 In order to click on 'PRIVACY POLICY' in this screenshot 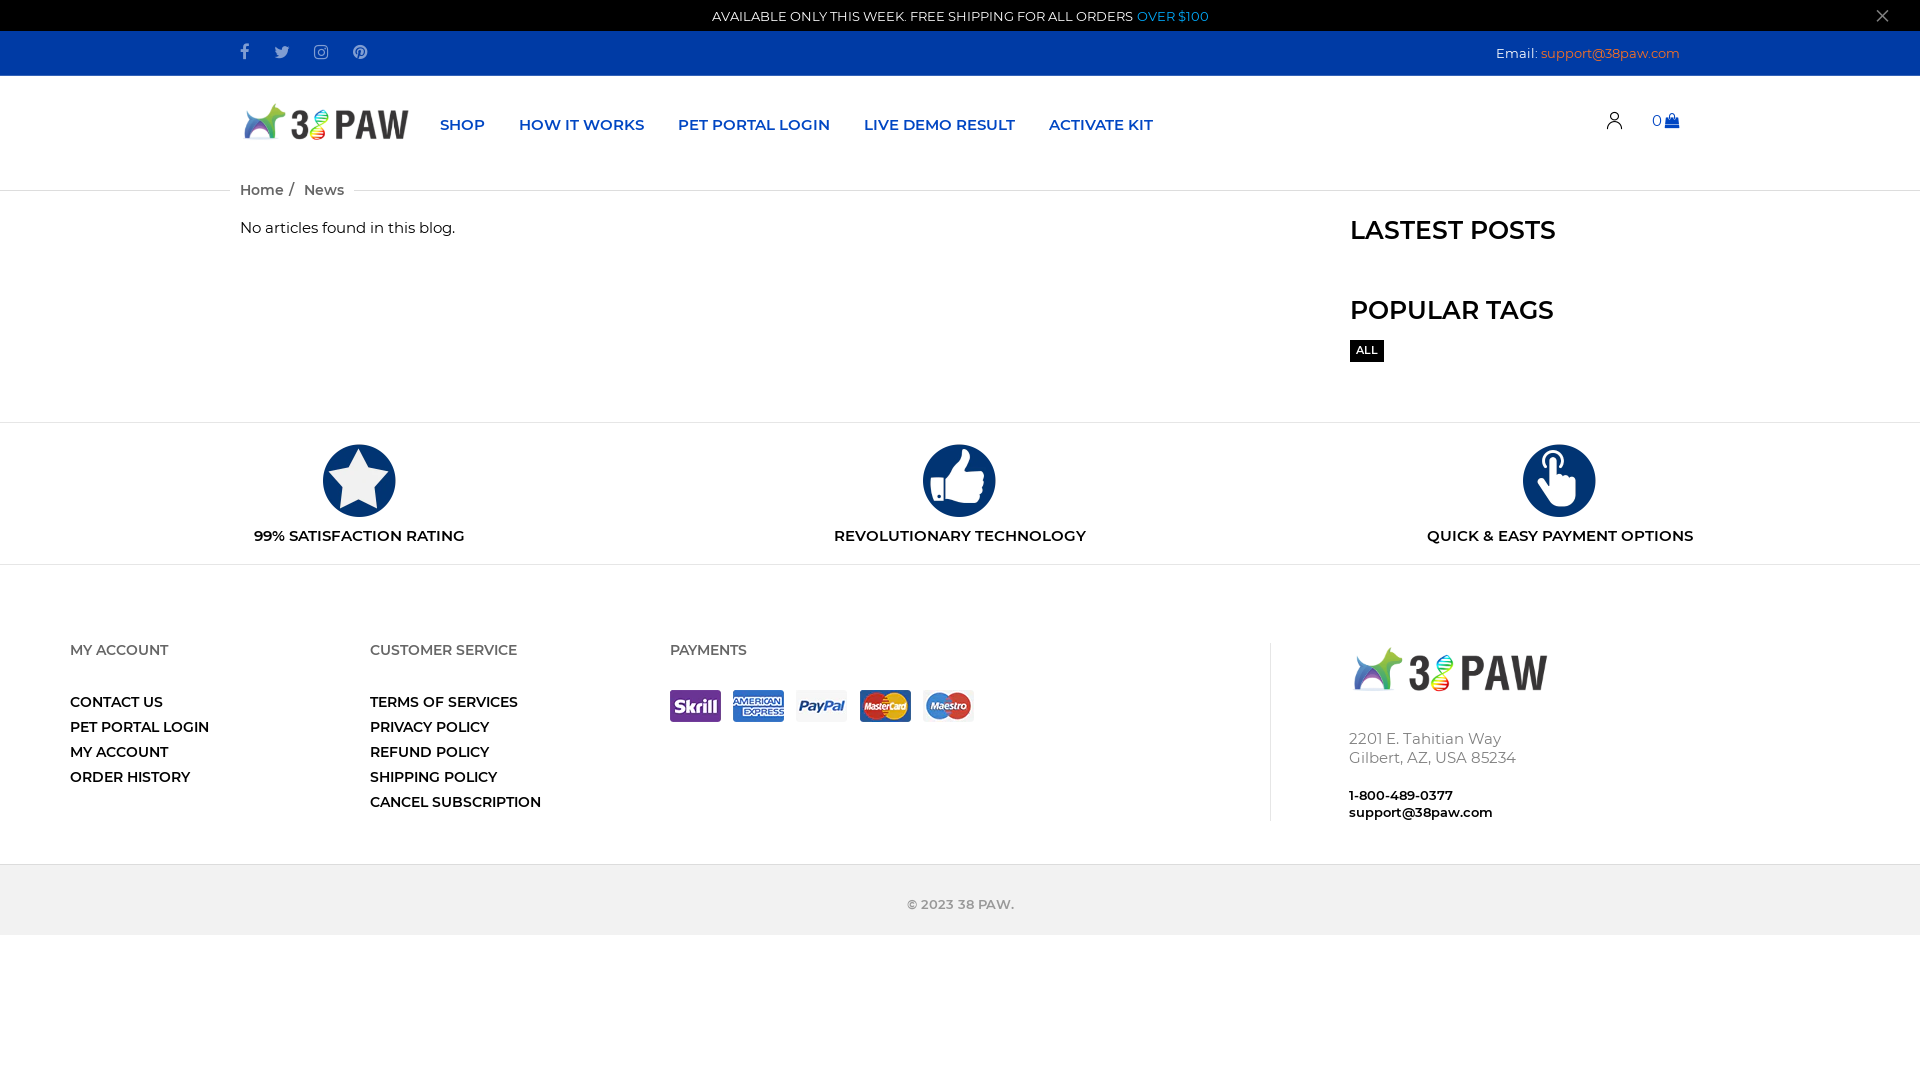, I will do `click(428, 726)`.